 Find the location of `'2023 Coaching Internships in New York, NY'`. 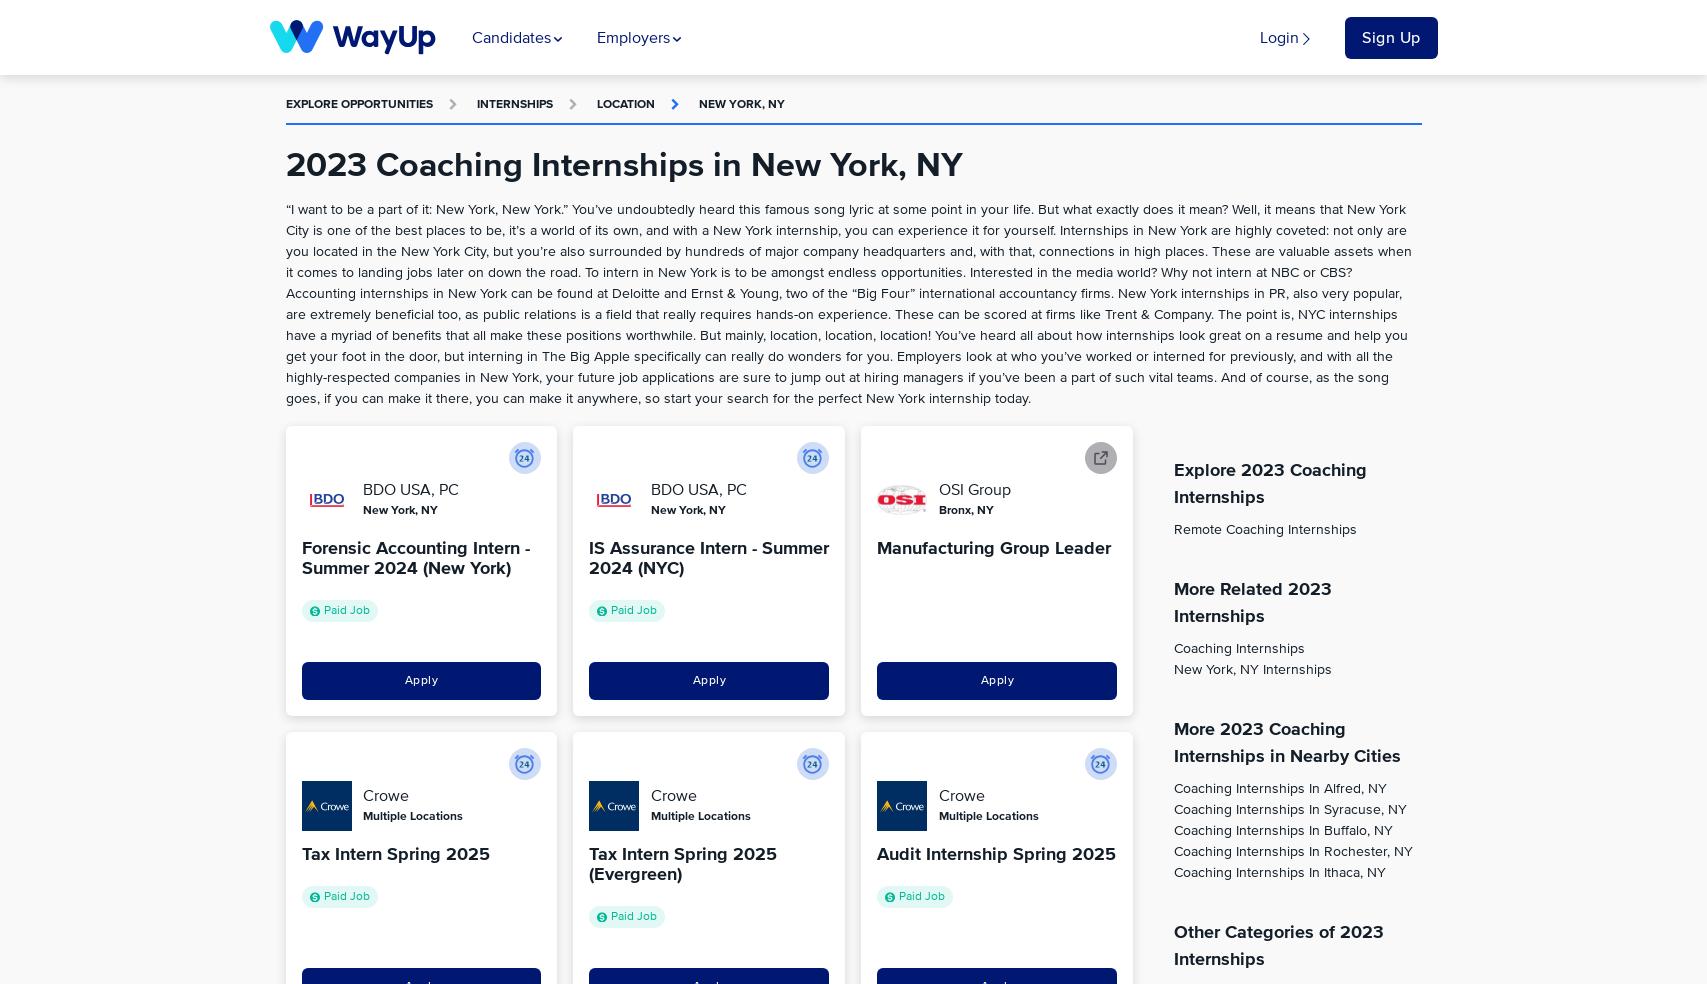

'2023 Coaching Internships in New York, NY' is located at coordinates (285, 166).